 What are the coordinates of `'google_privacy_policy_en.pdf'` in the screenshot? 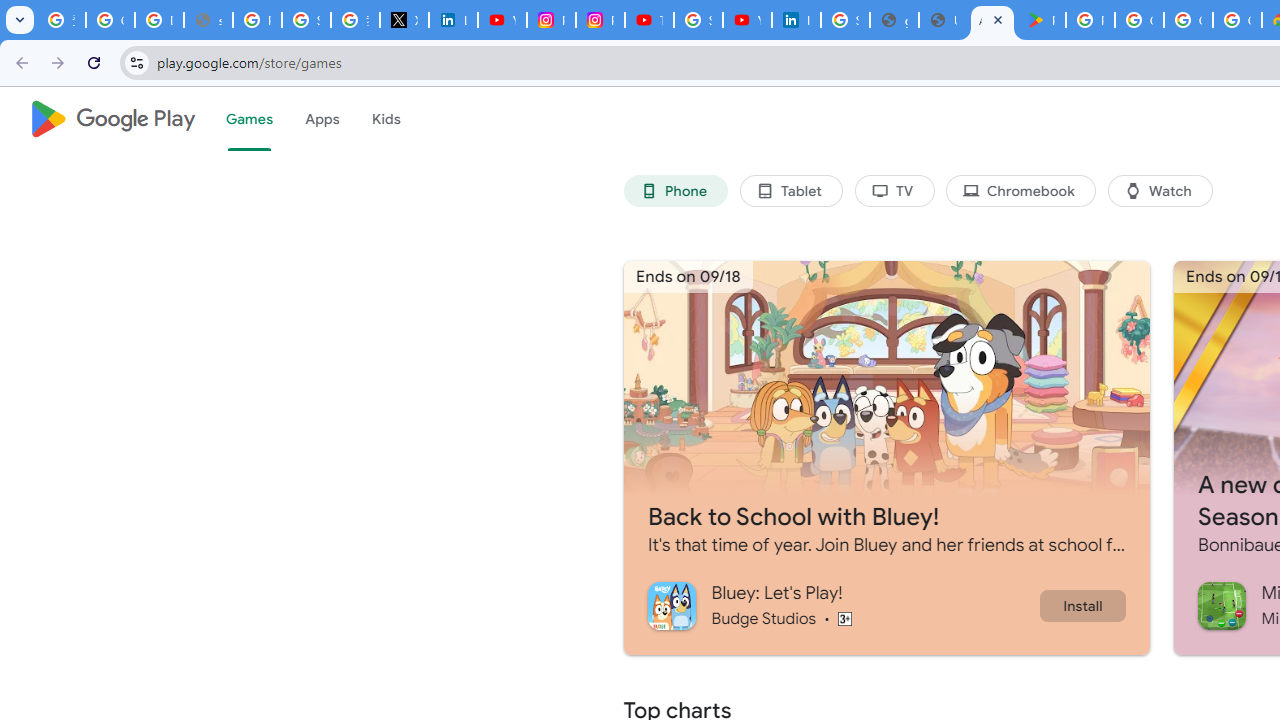 It's located at (893, 20).